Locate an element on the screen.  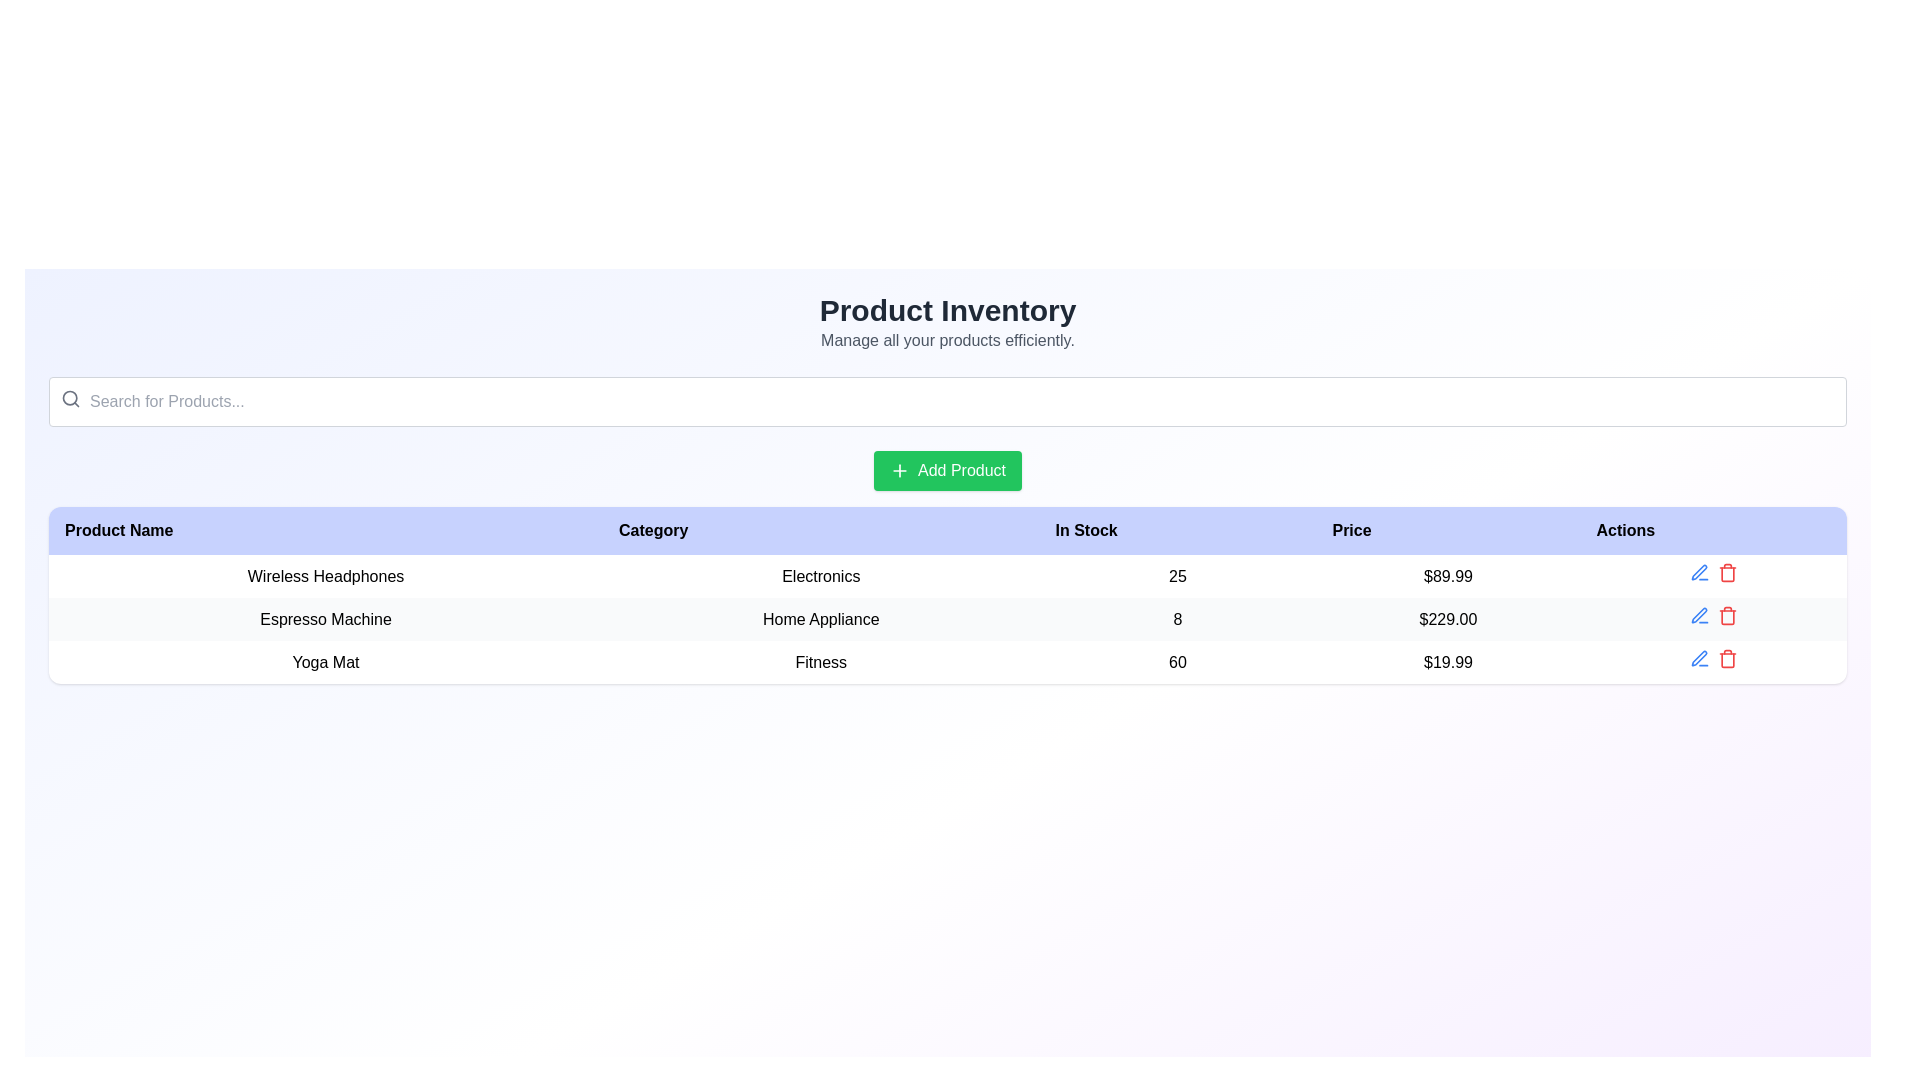
the 'Yoga Mat' text label located in the 'Product Name' column of the product listing table is located at coordinates (326, 662).